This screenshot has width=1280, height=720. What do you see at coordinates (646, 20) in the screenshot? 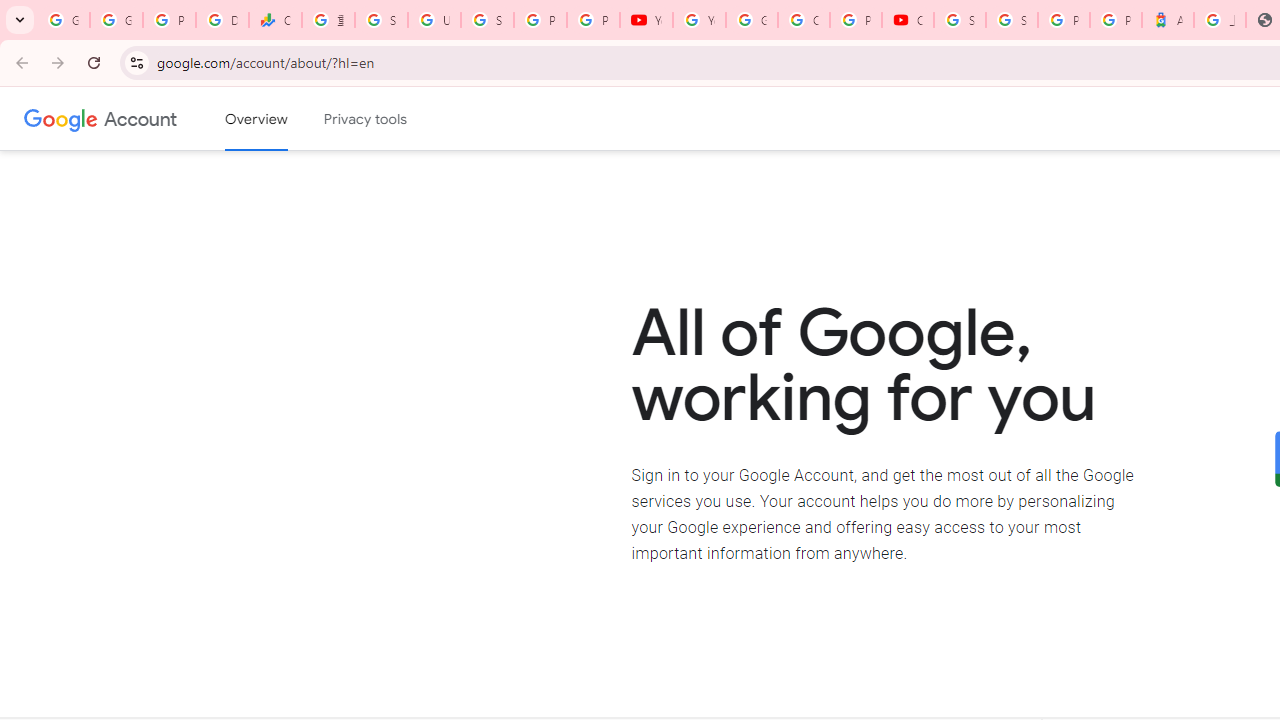
I see `'YouTube'` at bounding box center [646, 20].